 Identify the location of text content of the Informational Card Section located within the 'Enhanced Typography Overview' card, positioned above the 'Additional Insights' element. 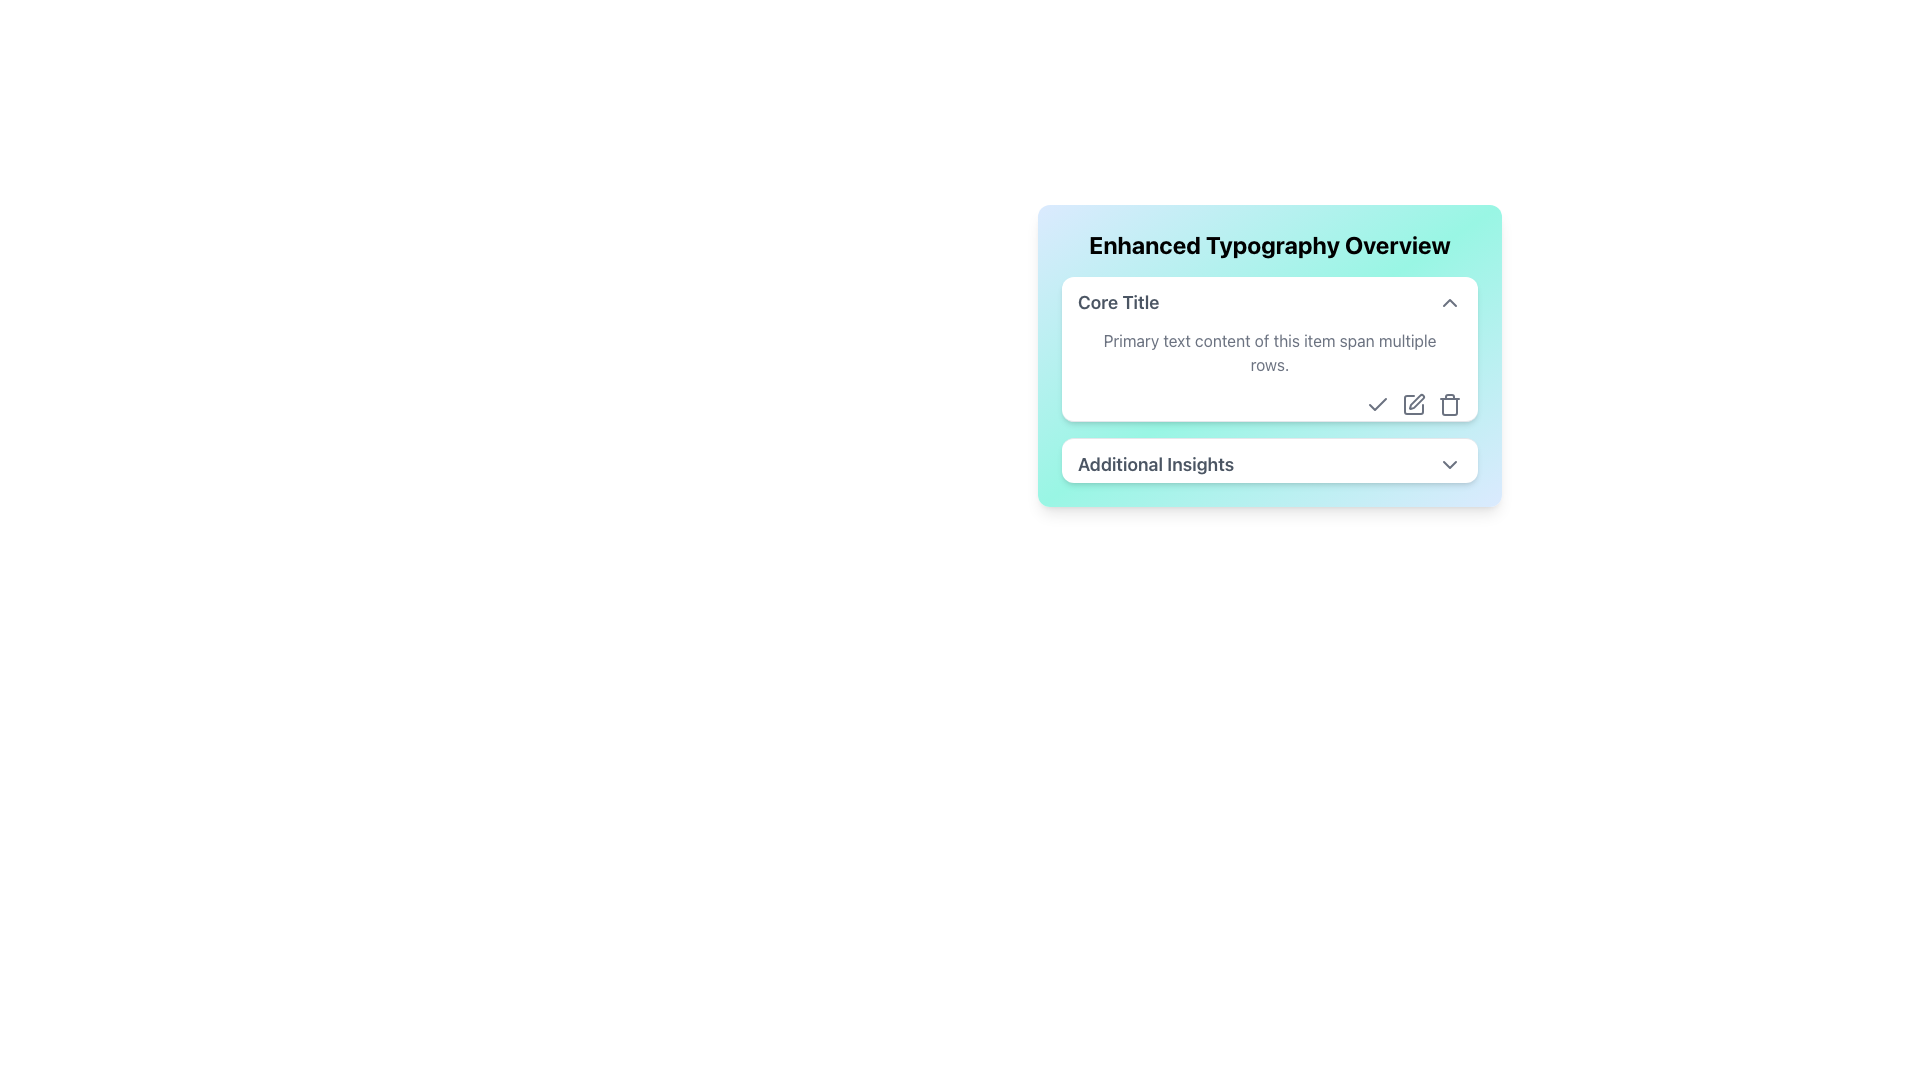
(1269, 380).